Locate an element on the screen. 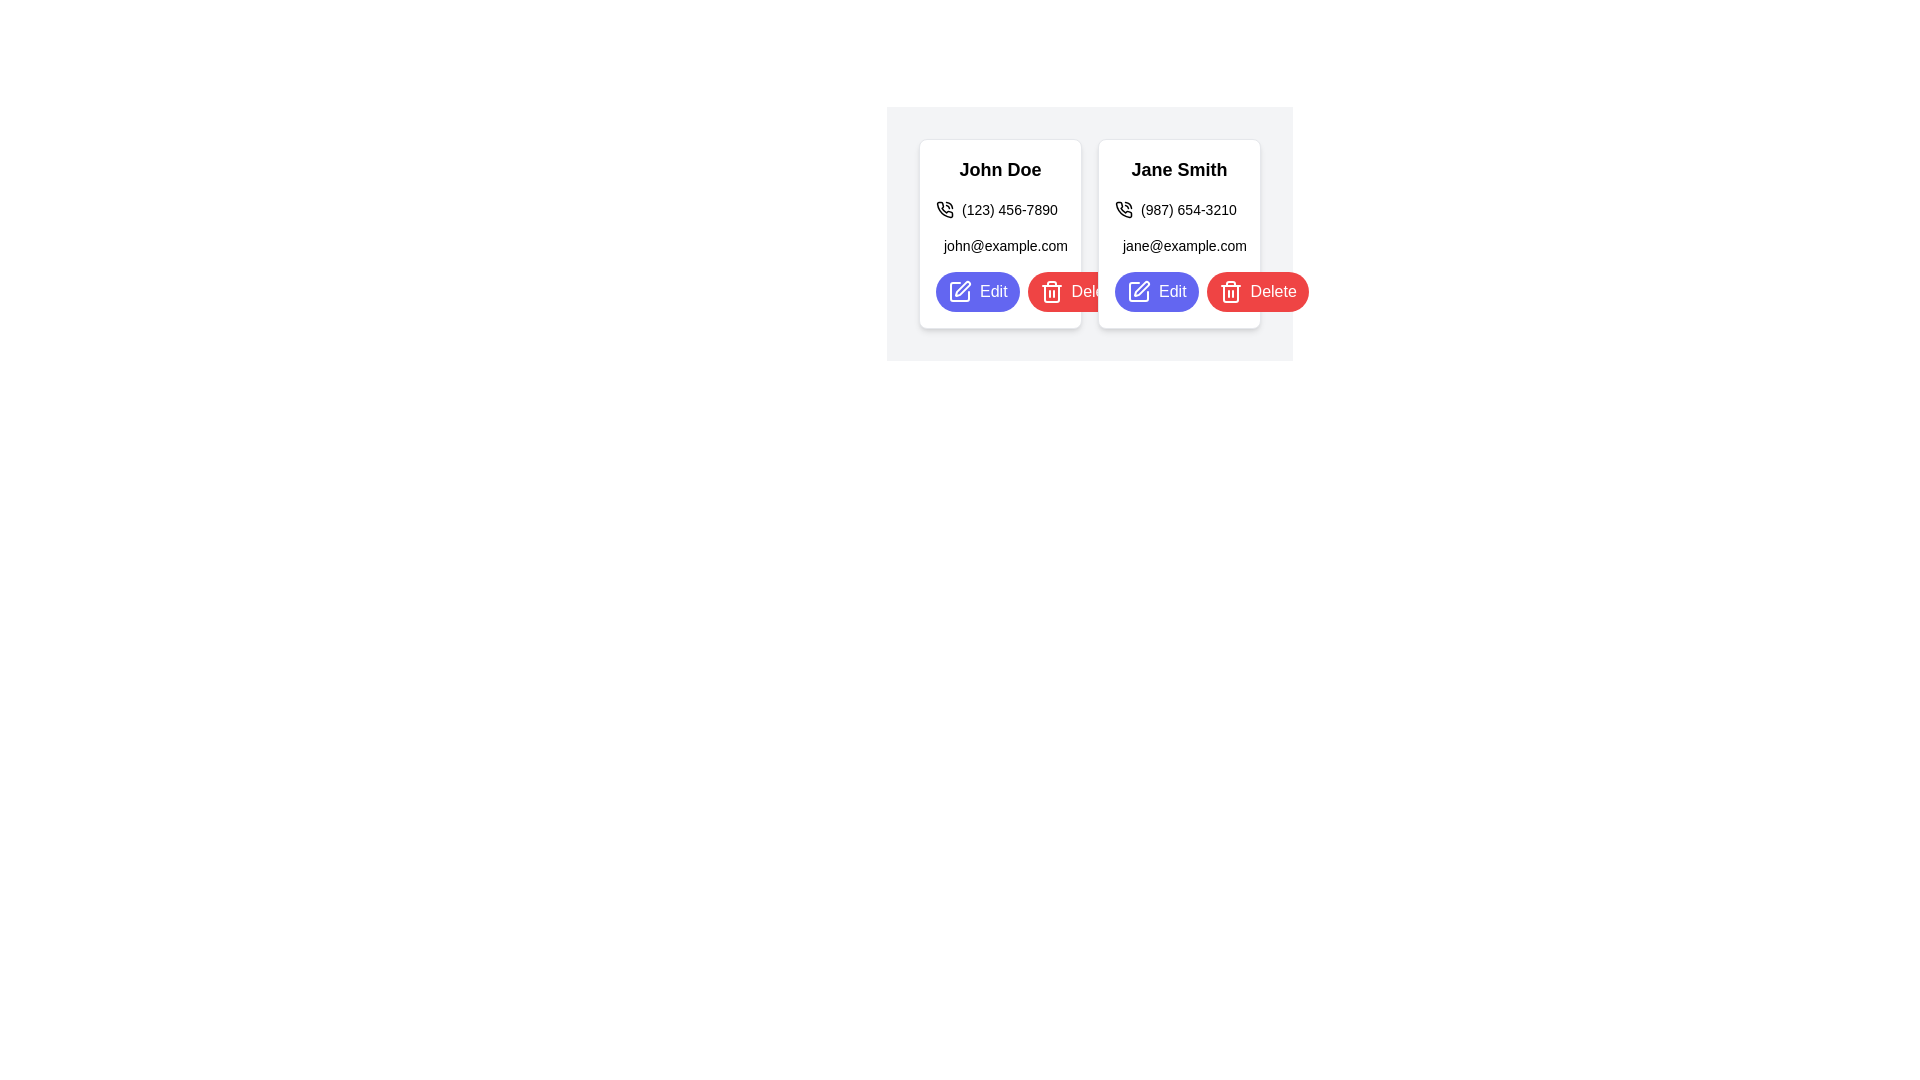  the icon within the 'Edit' button, which is styled with a blue background and is located under the card displaying user information for 'John Doe' is located at coordinates (960, 292).